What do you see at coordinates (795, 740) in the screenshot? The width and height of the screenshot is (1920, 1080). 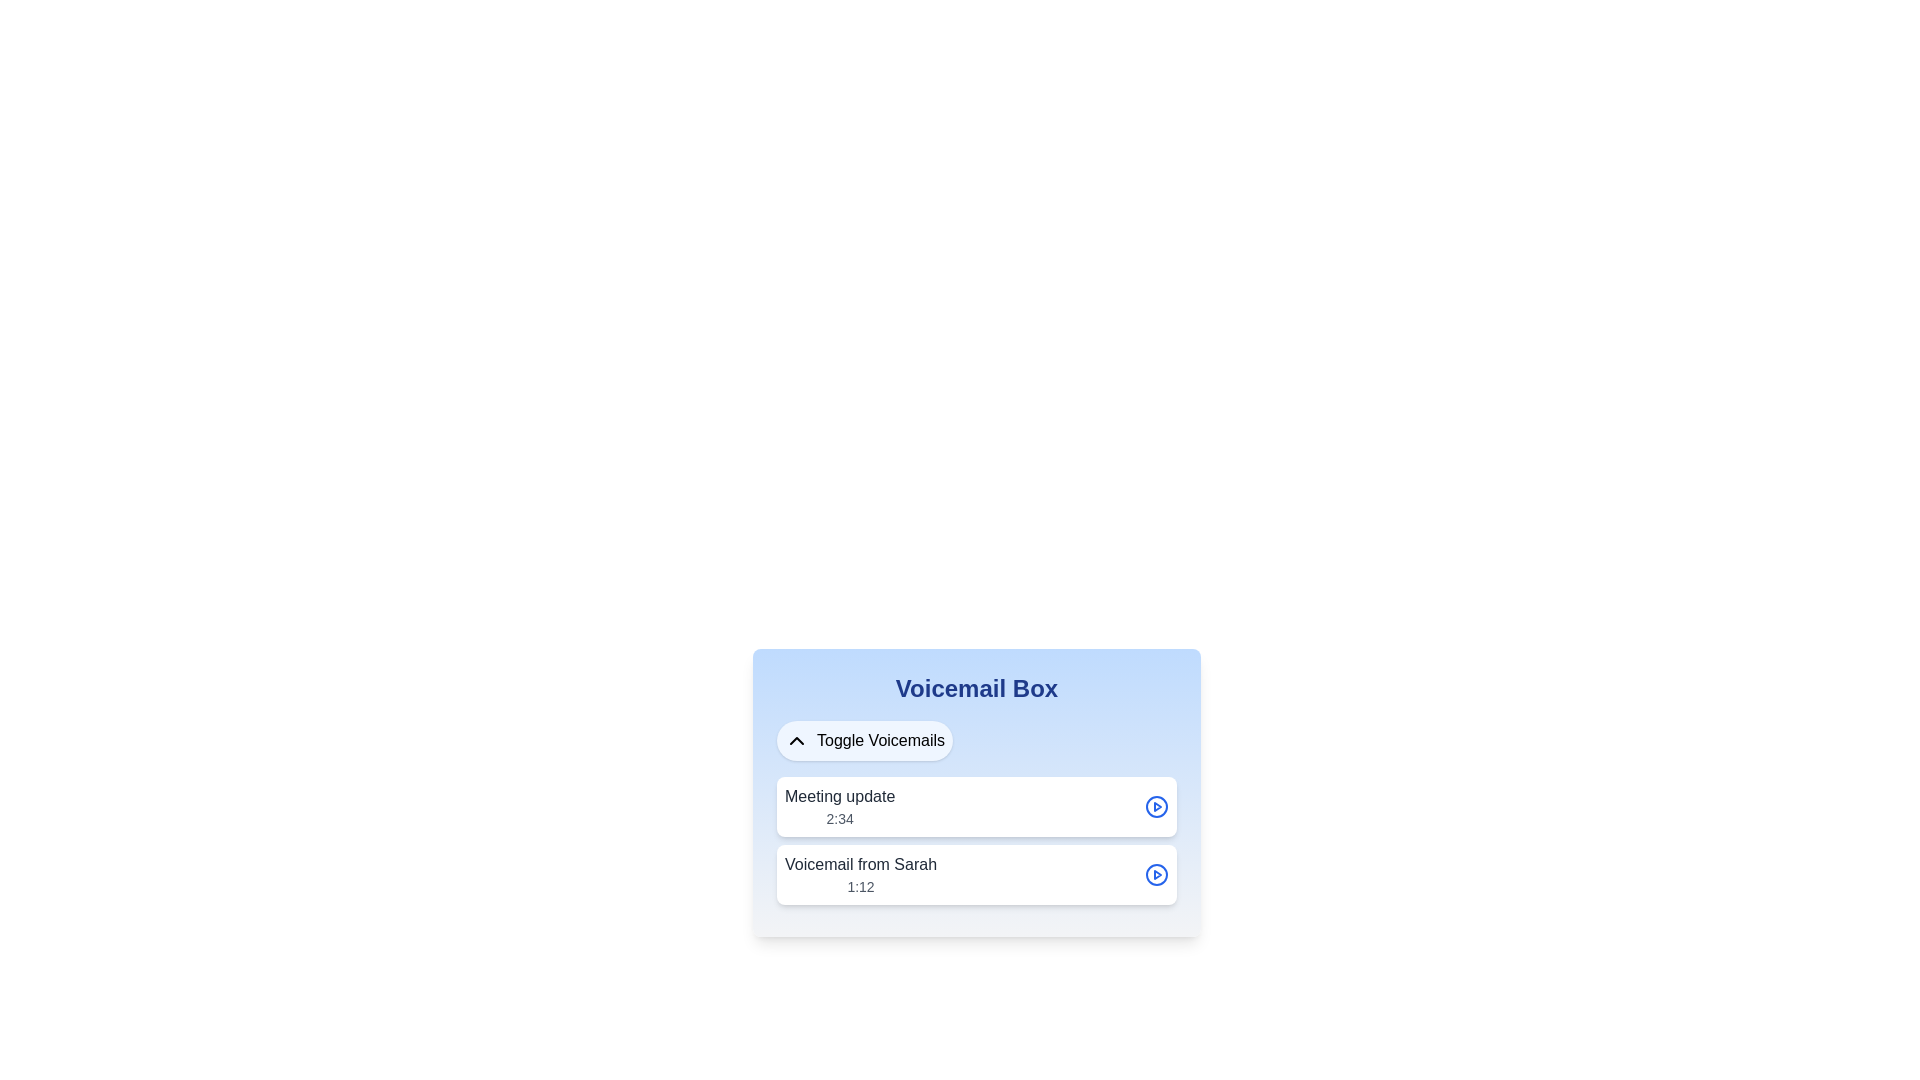 I see `the chevron-up icon within the 'Toggle Voicemails' button` at bounding box center [795, 740].